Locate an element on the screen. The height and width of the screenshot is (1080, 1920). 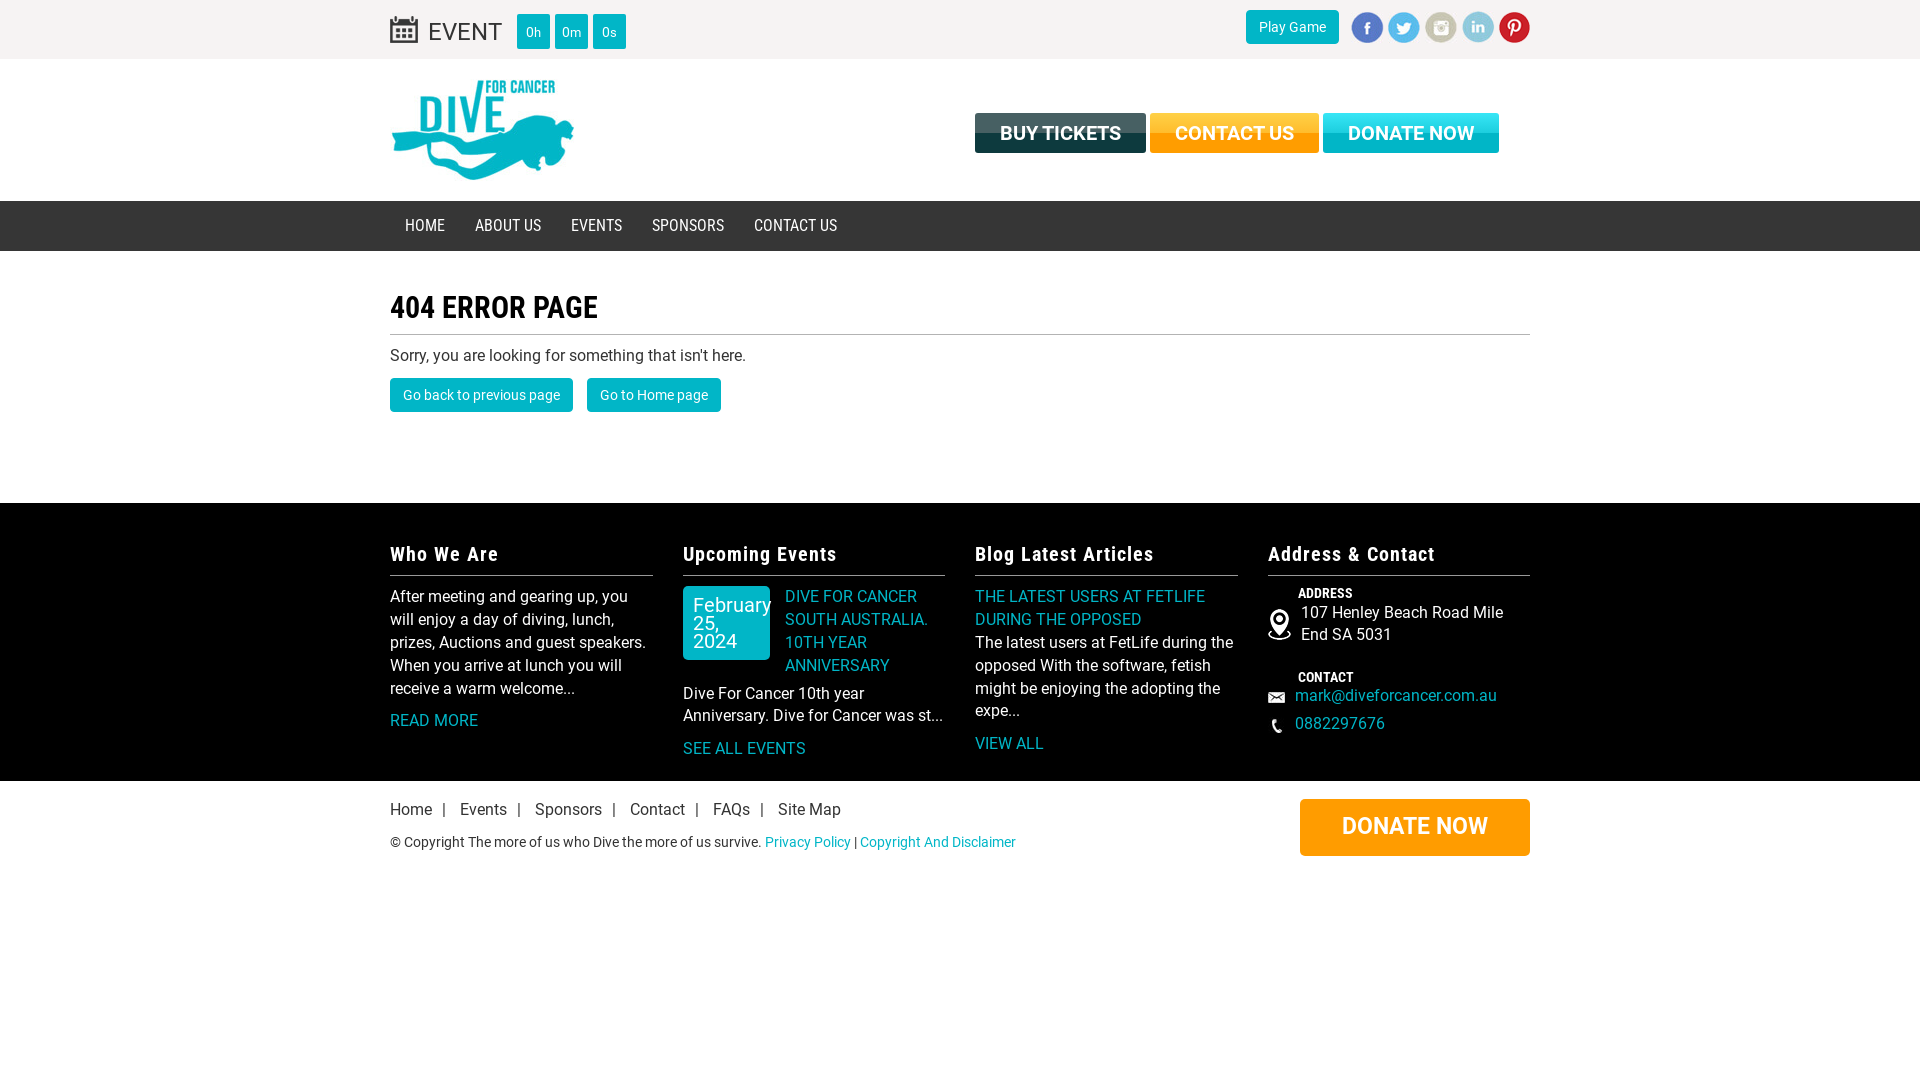
'mark@diveforcancer.com.au' is located at coordinates (1394, 694).